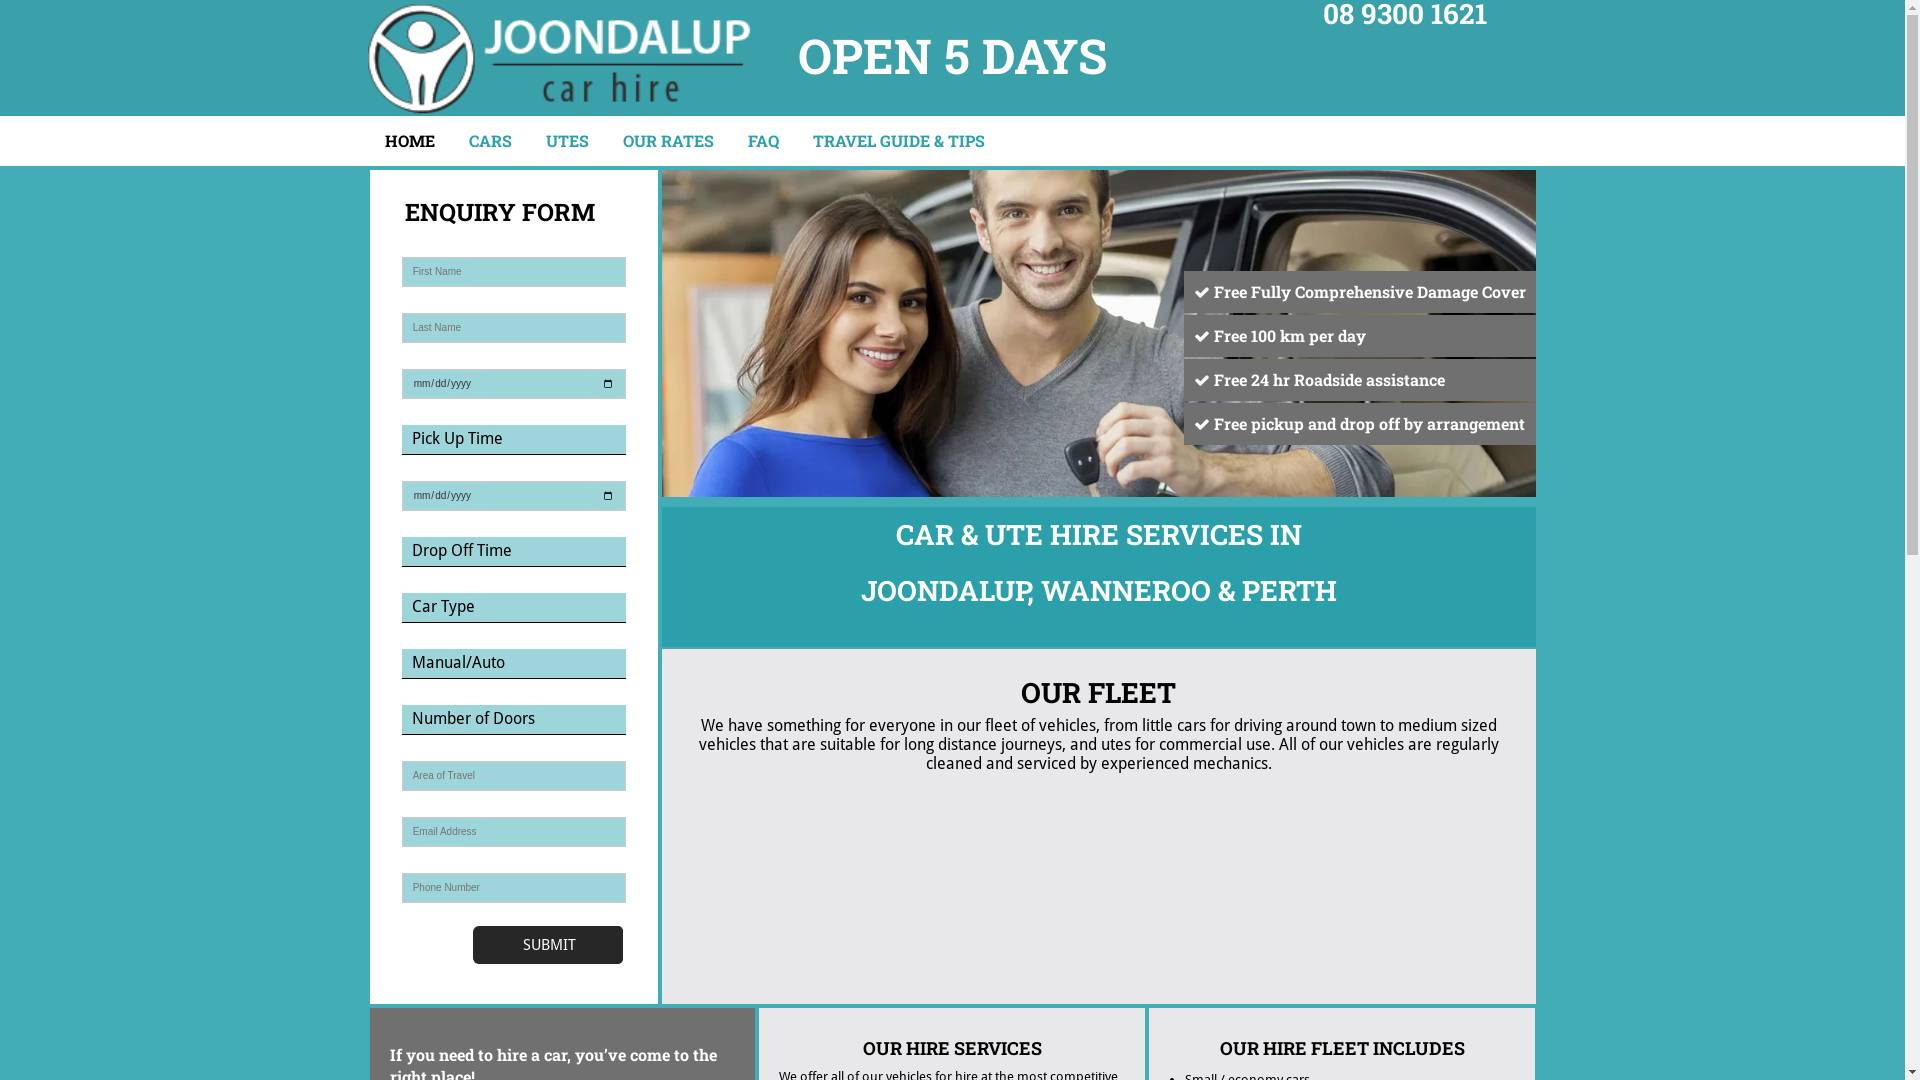 The width and height of the screenshot is (1920, 1080). I want to click on 'HOME', so click(407, 140).